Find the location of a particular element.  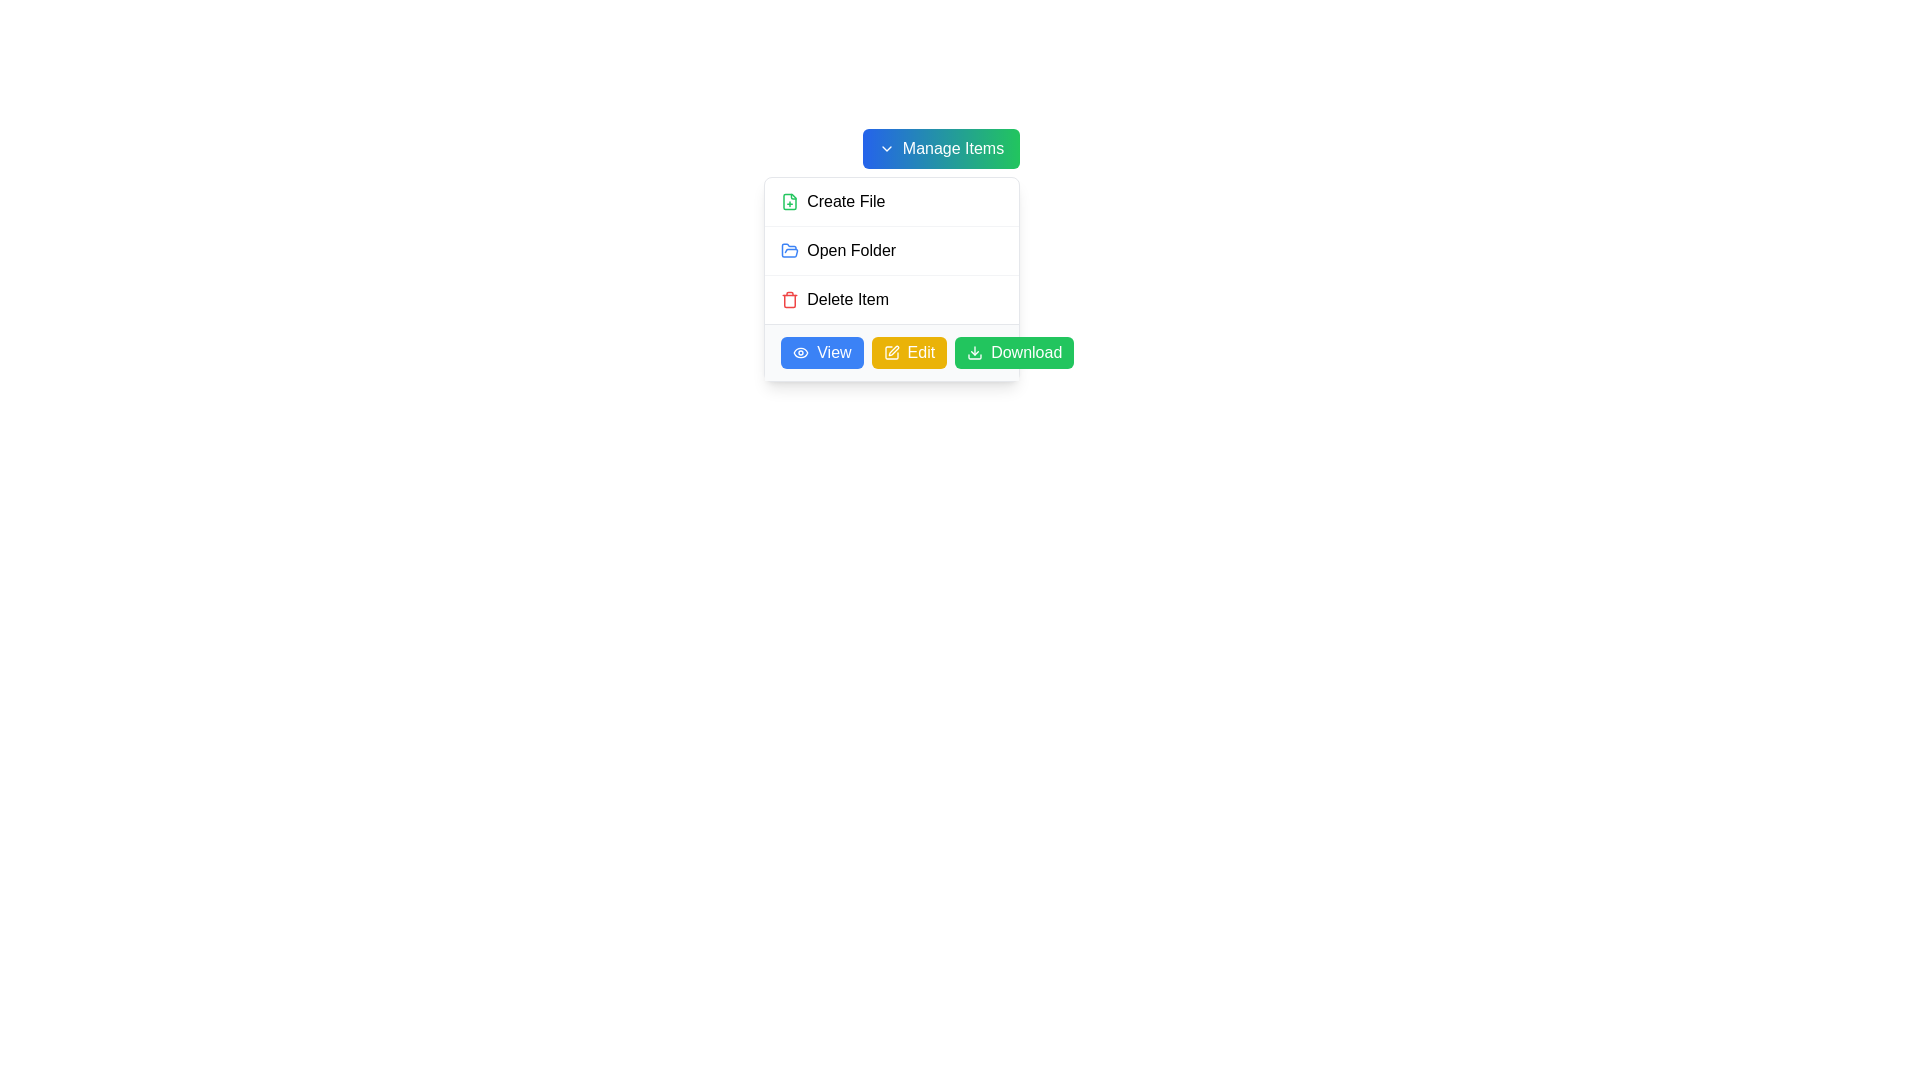

the 'Edit' button, which has a yellow background, rounded corners, and white text, positioned between the 'View' and 'Download' buttons is located at coordinates (908, 352).